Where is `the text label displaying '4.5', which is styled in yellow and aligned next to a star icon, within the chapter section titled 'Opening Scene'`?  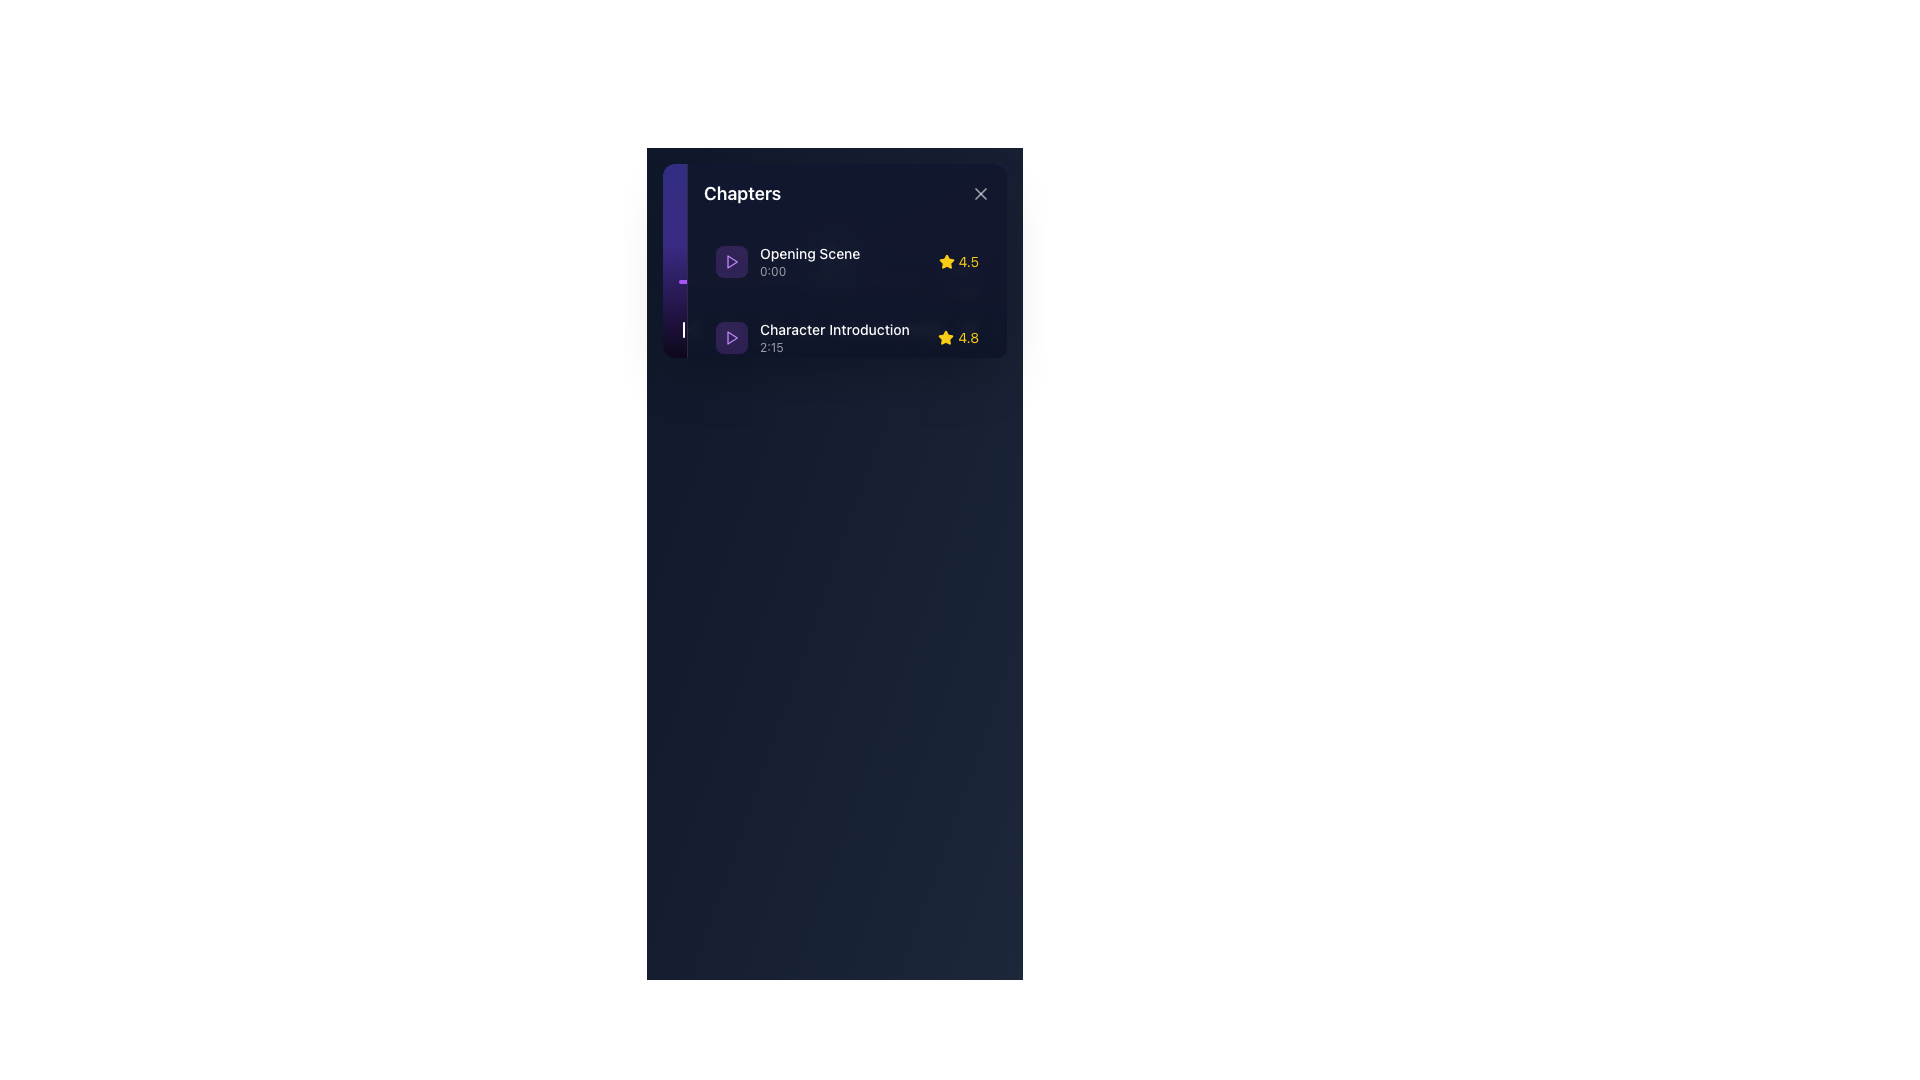 the text label displaying '4.5', which is styled in yellow and aligned next to a star icon, within the chapter section titled 'Opening Scene' is located at coordinates (968, 261).